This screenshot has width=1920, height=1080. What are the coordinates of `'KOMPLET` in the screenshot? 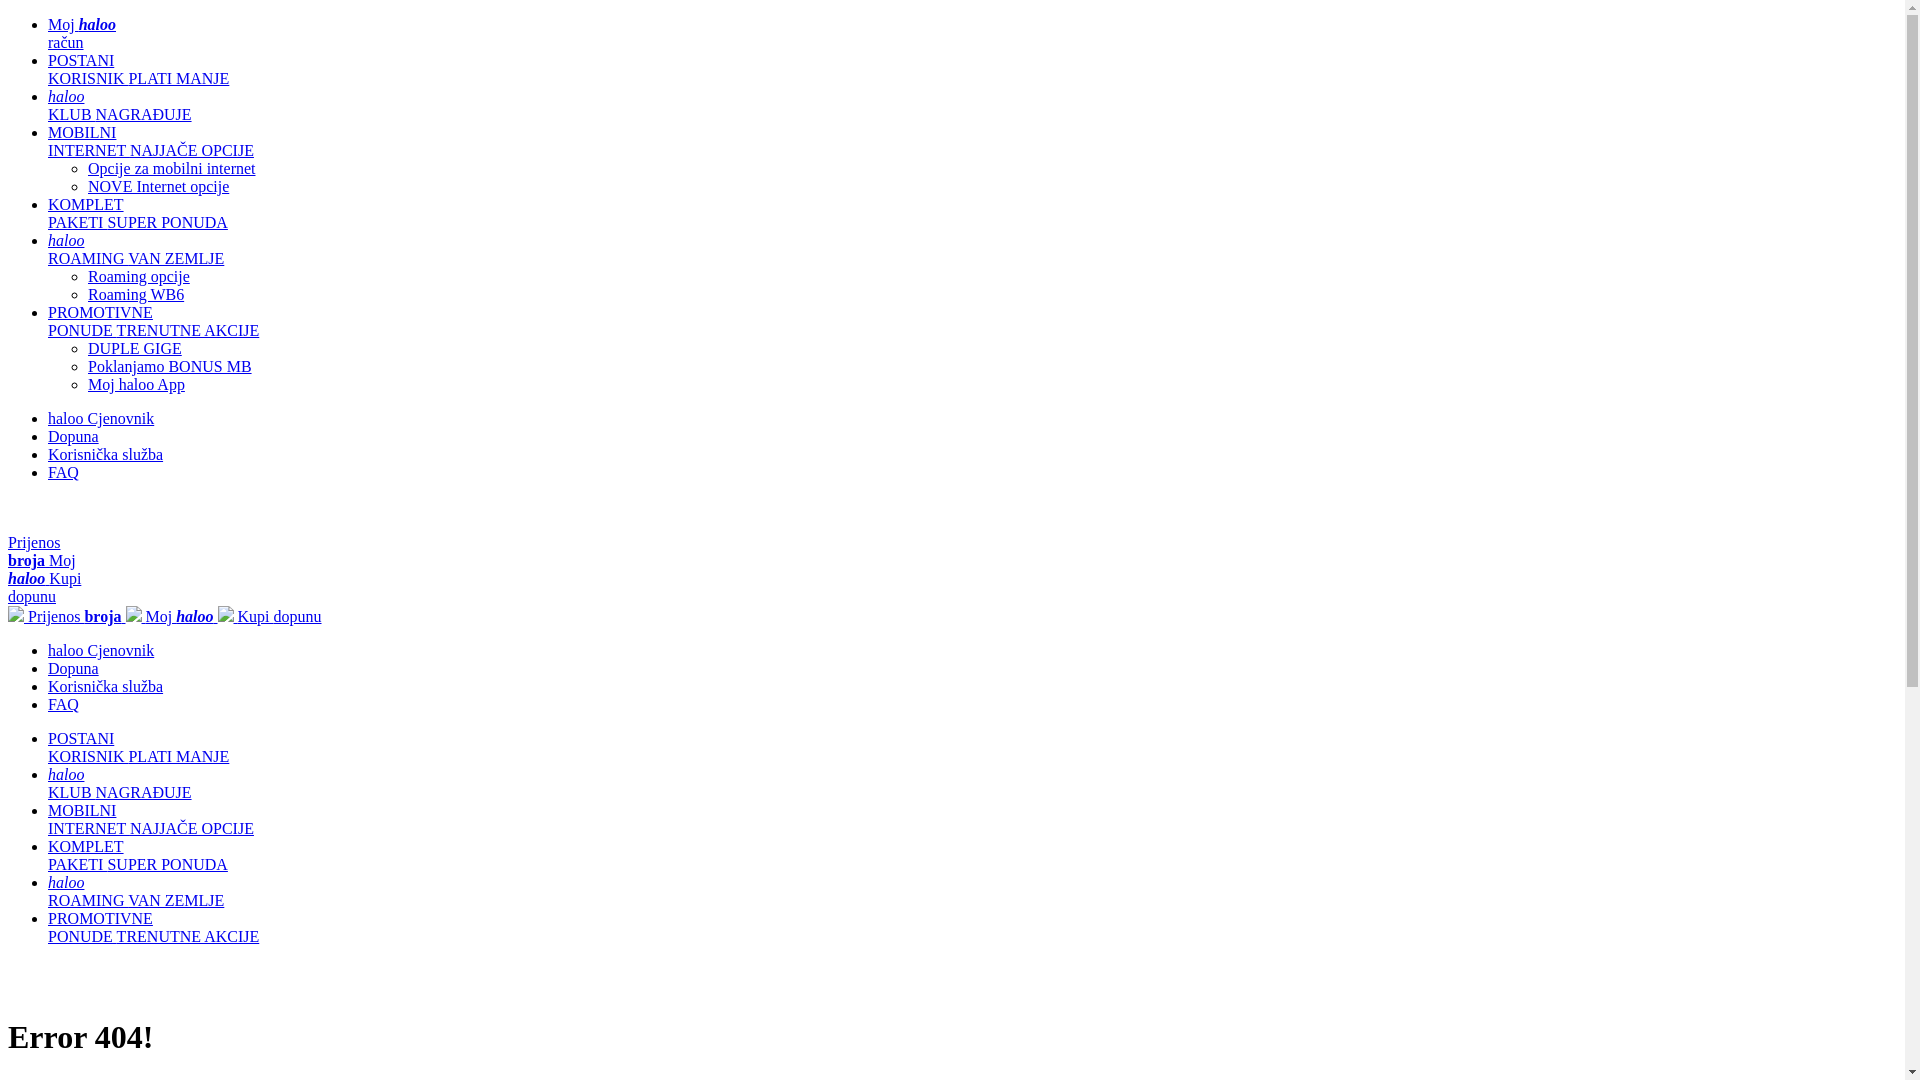 It's located at (137, 213).